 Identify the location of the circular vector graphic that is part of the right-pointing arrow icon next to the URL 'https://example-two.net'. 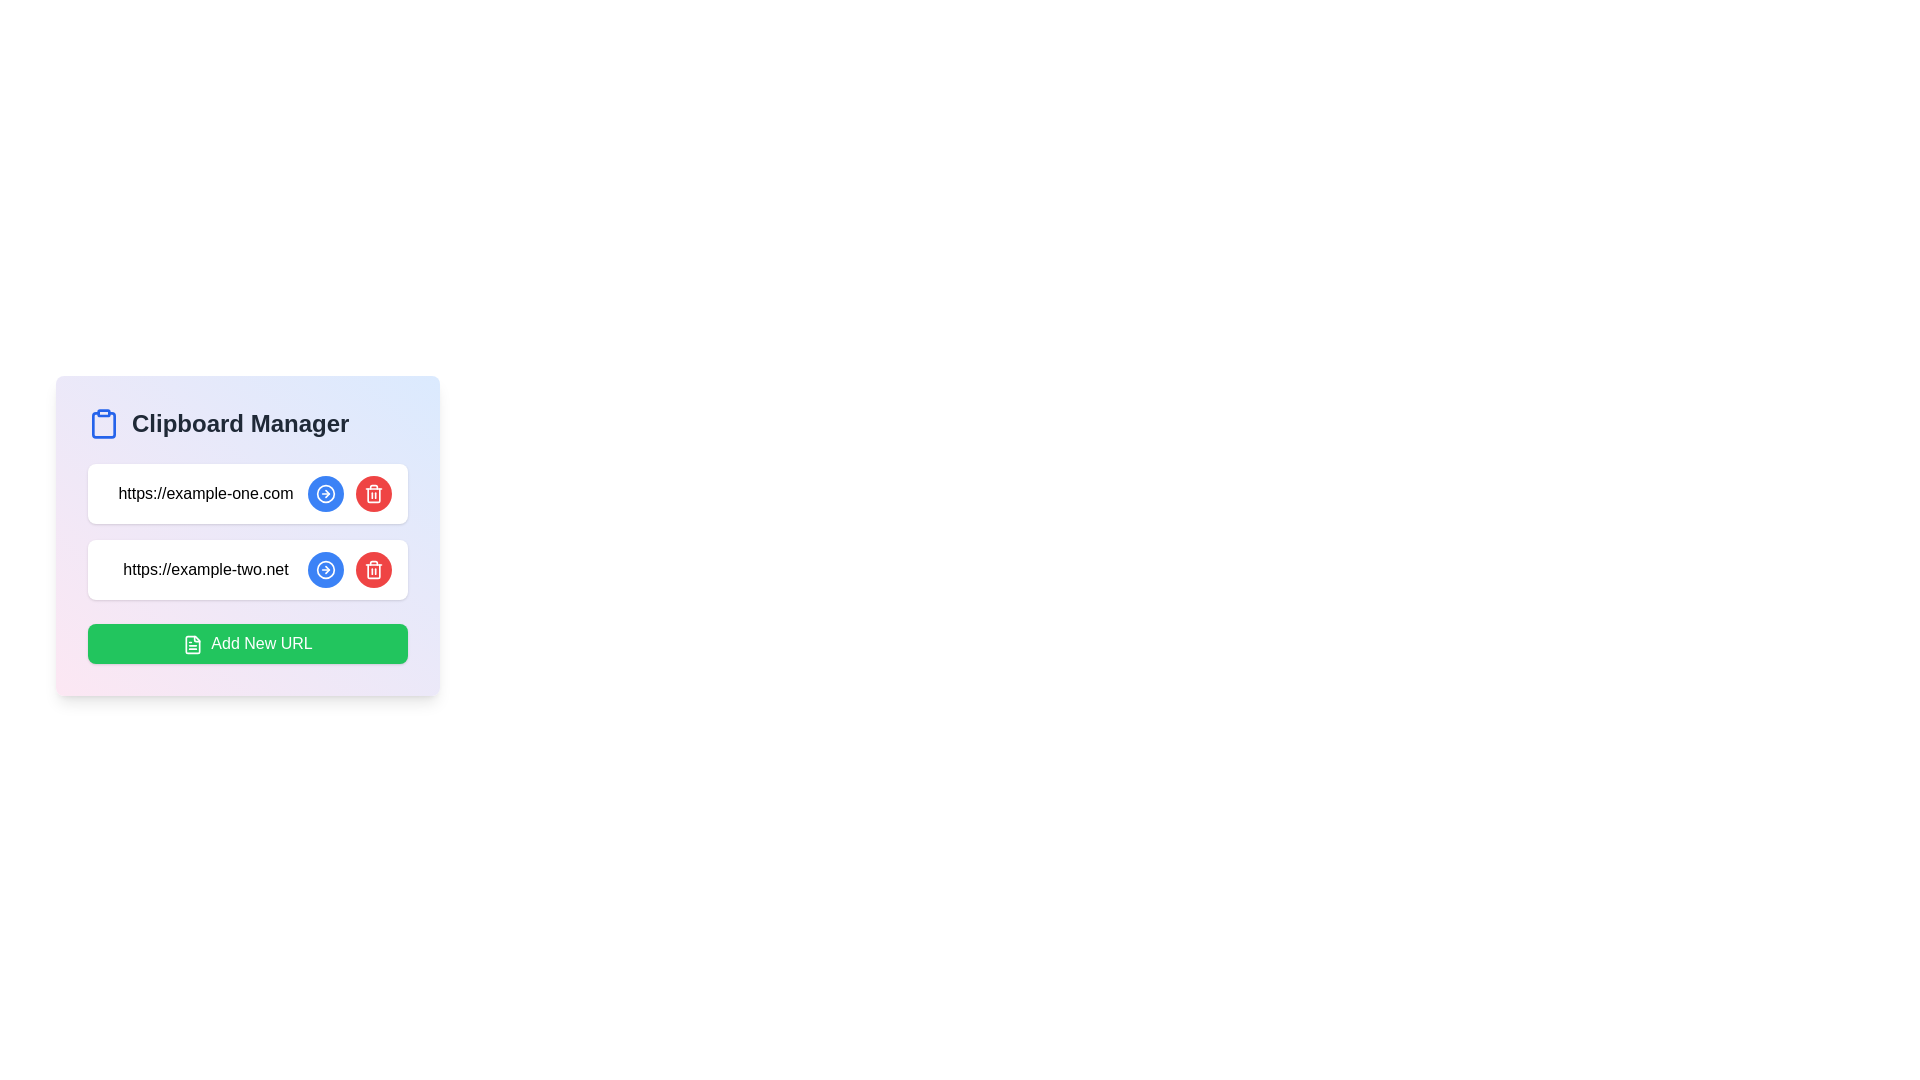
(326, 493).